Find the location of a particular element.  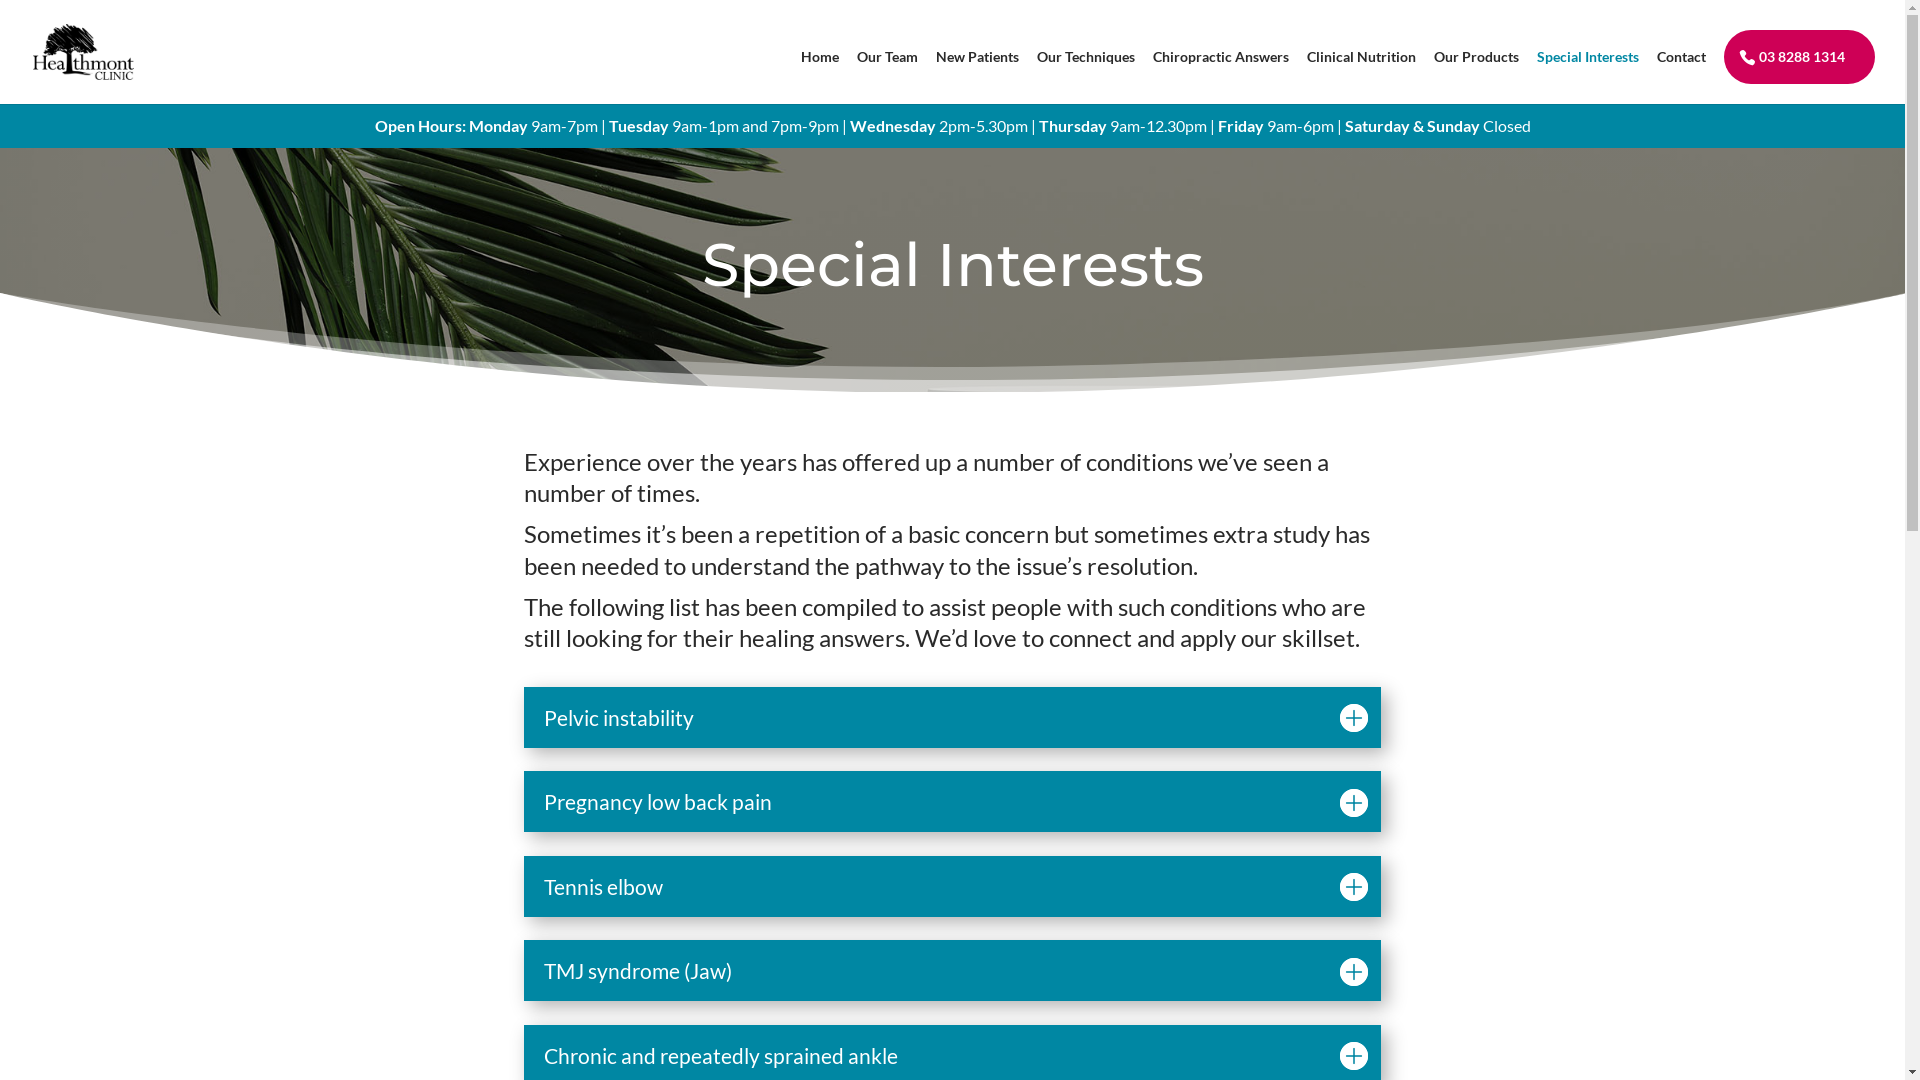

'Our Team' is located at coordinates (857, 71).